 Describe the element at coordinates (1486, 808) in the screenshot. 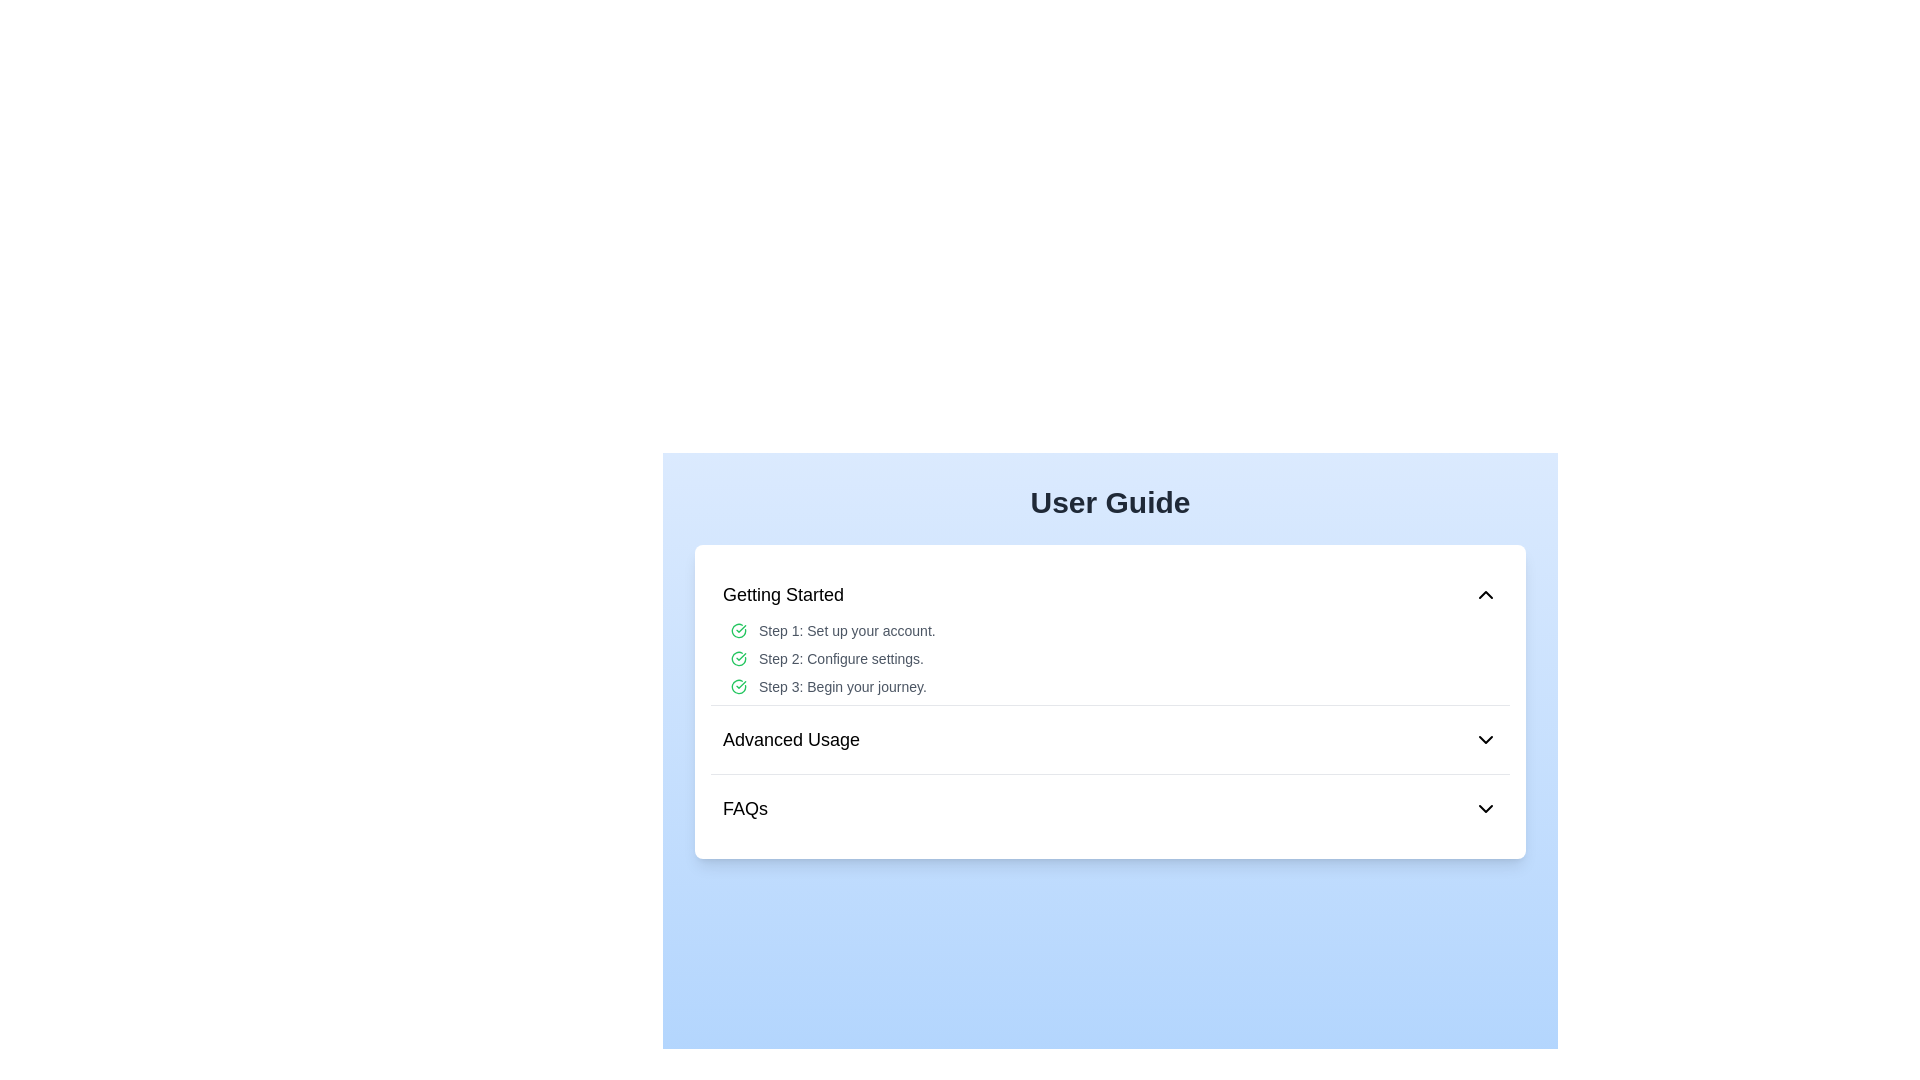

I see `the Interactive Icon - Chevron located at the far right side of the 'FAQs' item` at that location.